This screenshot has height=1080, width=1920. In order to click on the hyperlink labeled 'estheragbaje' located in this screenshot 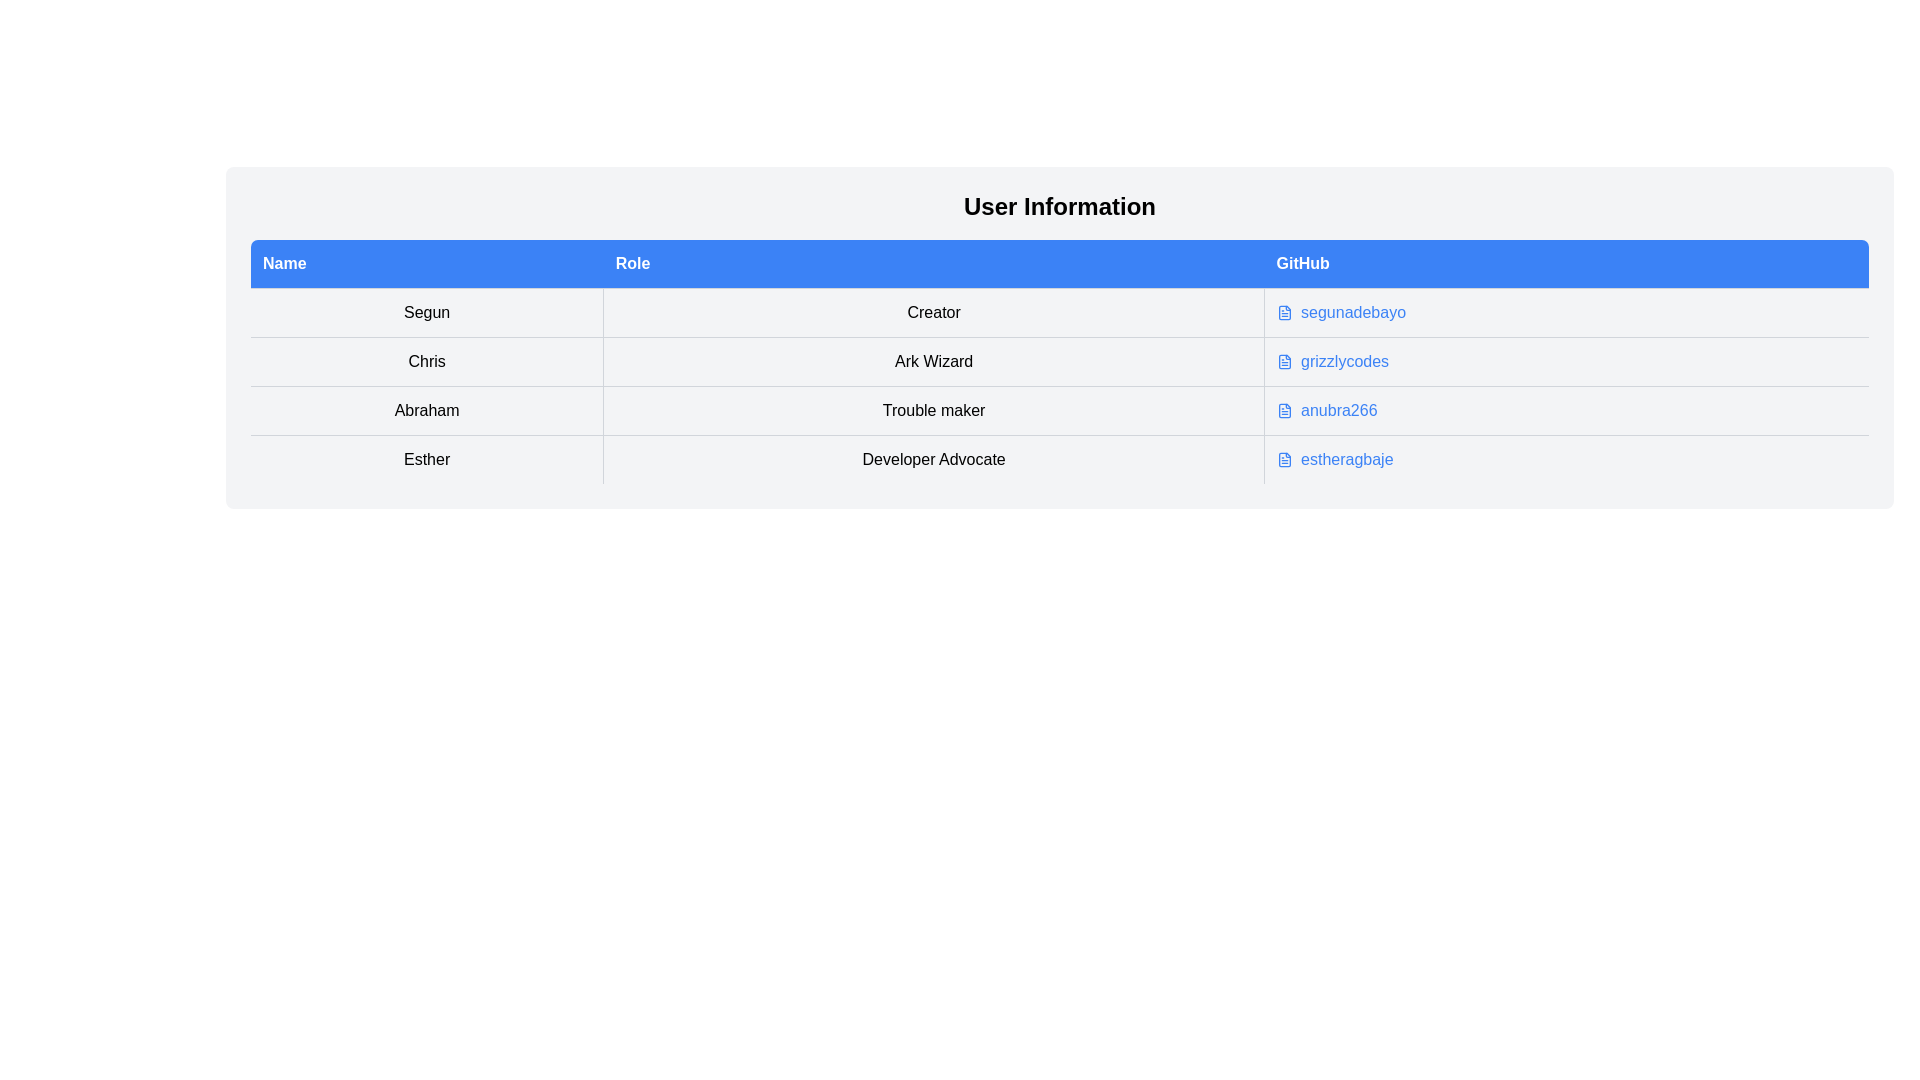, I will do `click(1566, 459)`.